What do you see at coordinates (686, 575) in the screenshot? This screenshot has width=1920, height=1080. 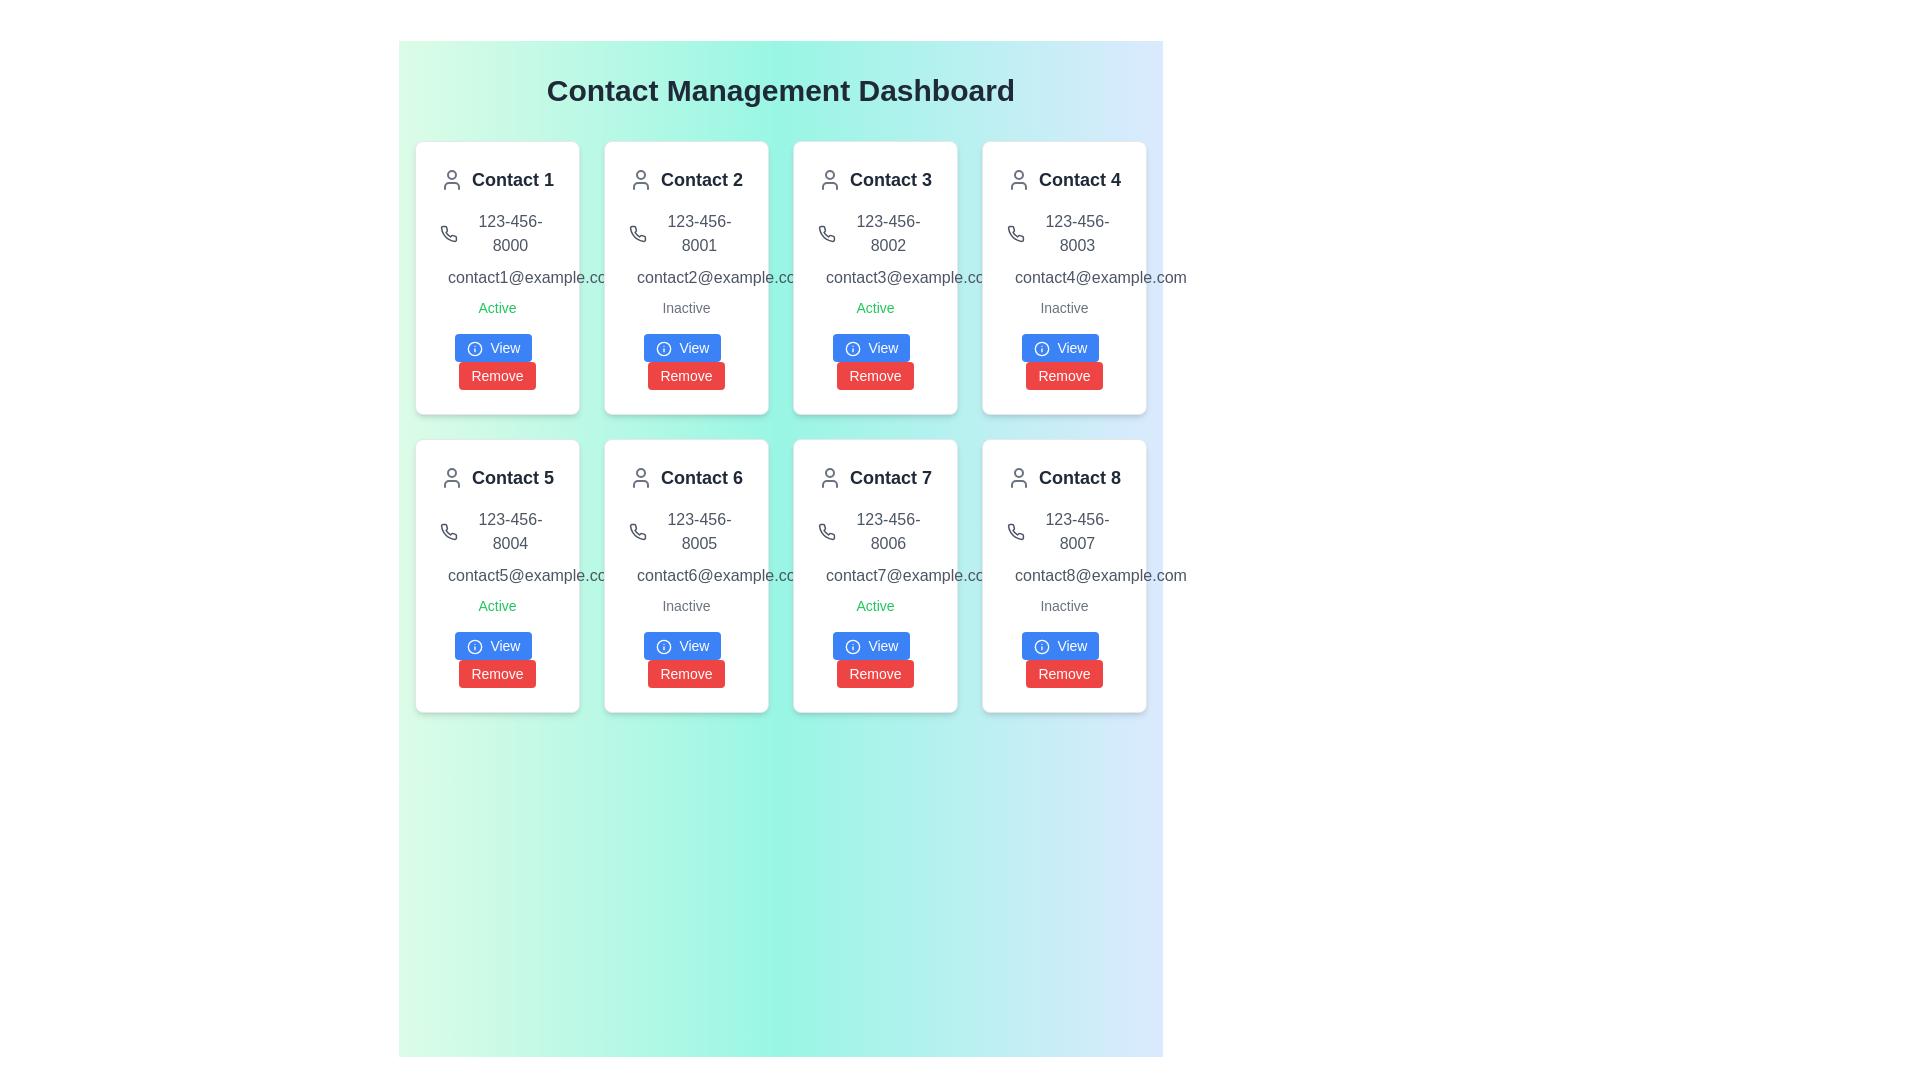 I see `the Text display field that shows the email address 'contact6@example.com' in gray color, located in the sixth card titled 'Contact 6', positioned below the phone number '123-456-8005'` at bounding box center [686, 575].